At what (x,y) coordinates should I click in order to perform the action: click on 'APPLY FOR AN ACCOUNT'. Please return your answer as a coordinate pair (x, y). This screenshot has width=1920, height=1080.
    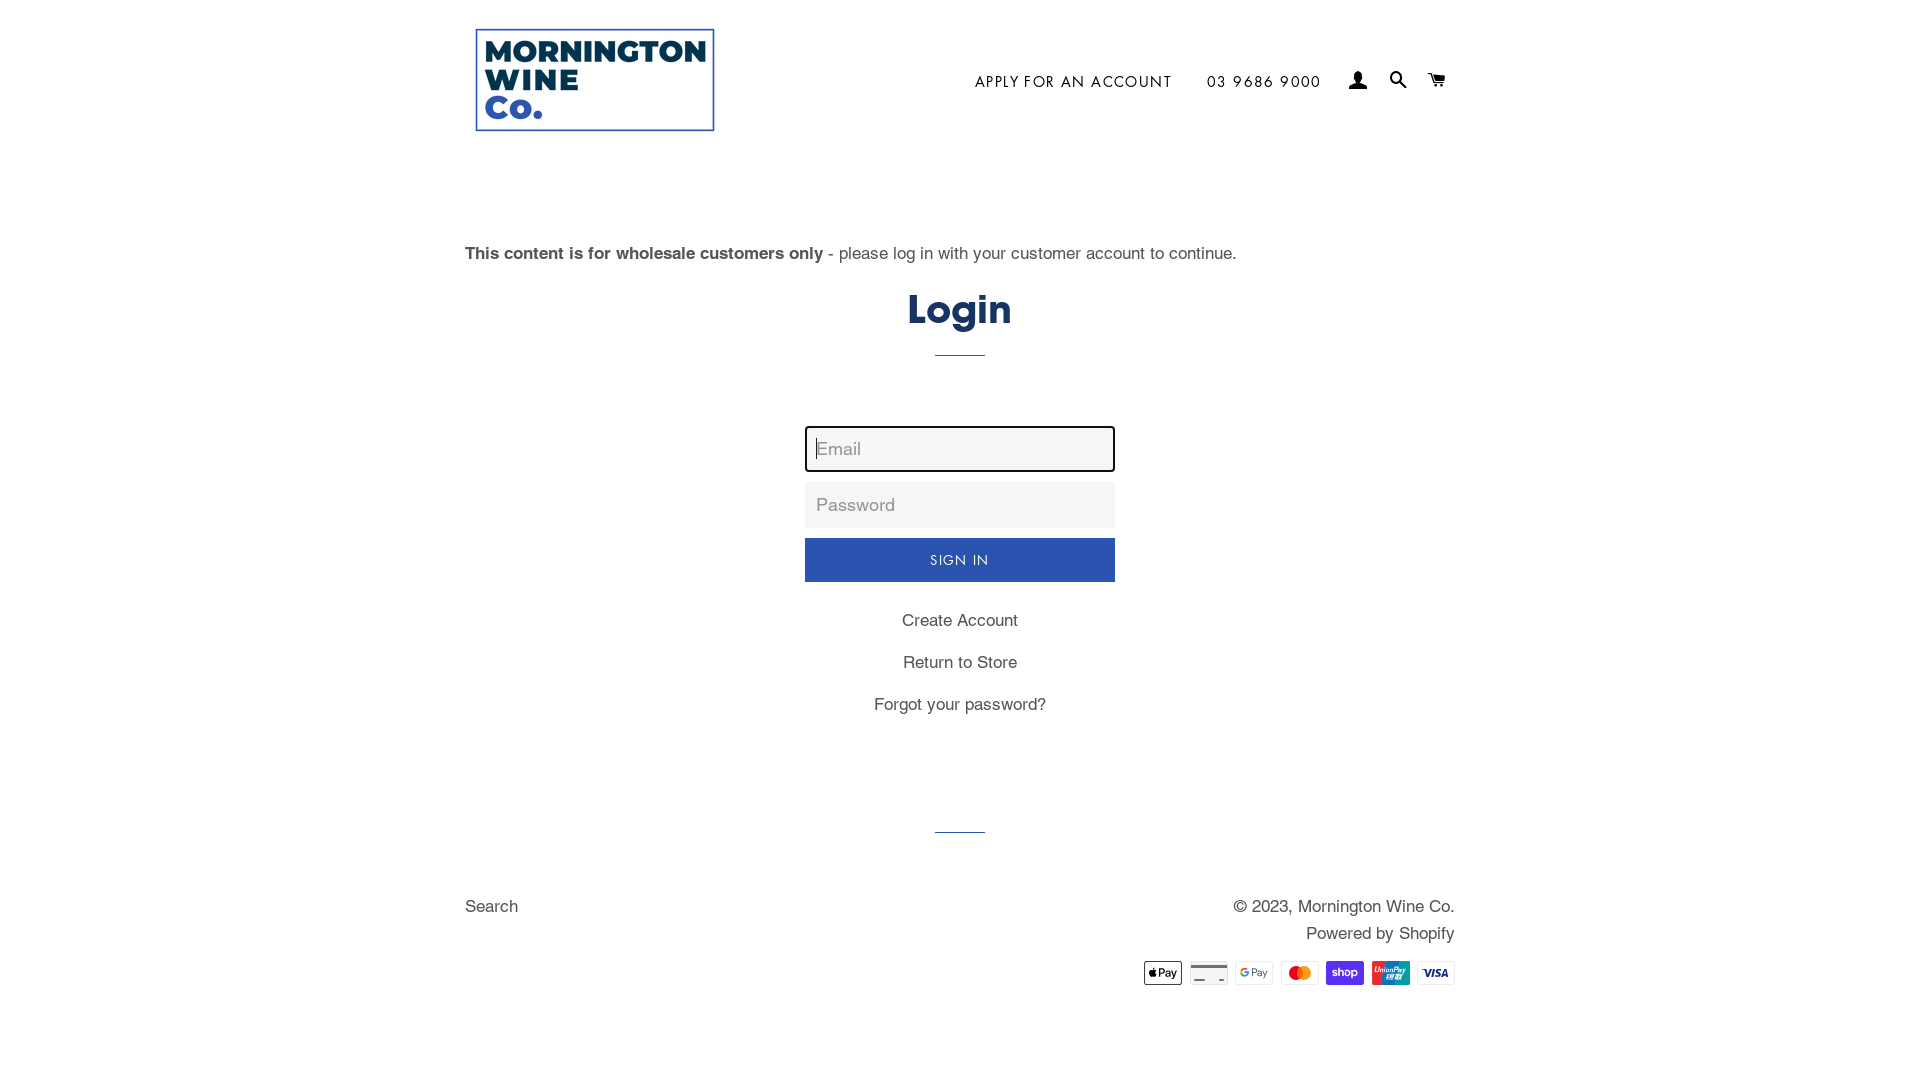
    Looking at the image, I should click on (960, 80).